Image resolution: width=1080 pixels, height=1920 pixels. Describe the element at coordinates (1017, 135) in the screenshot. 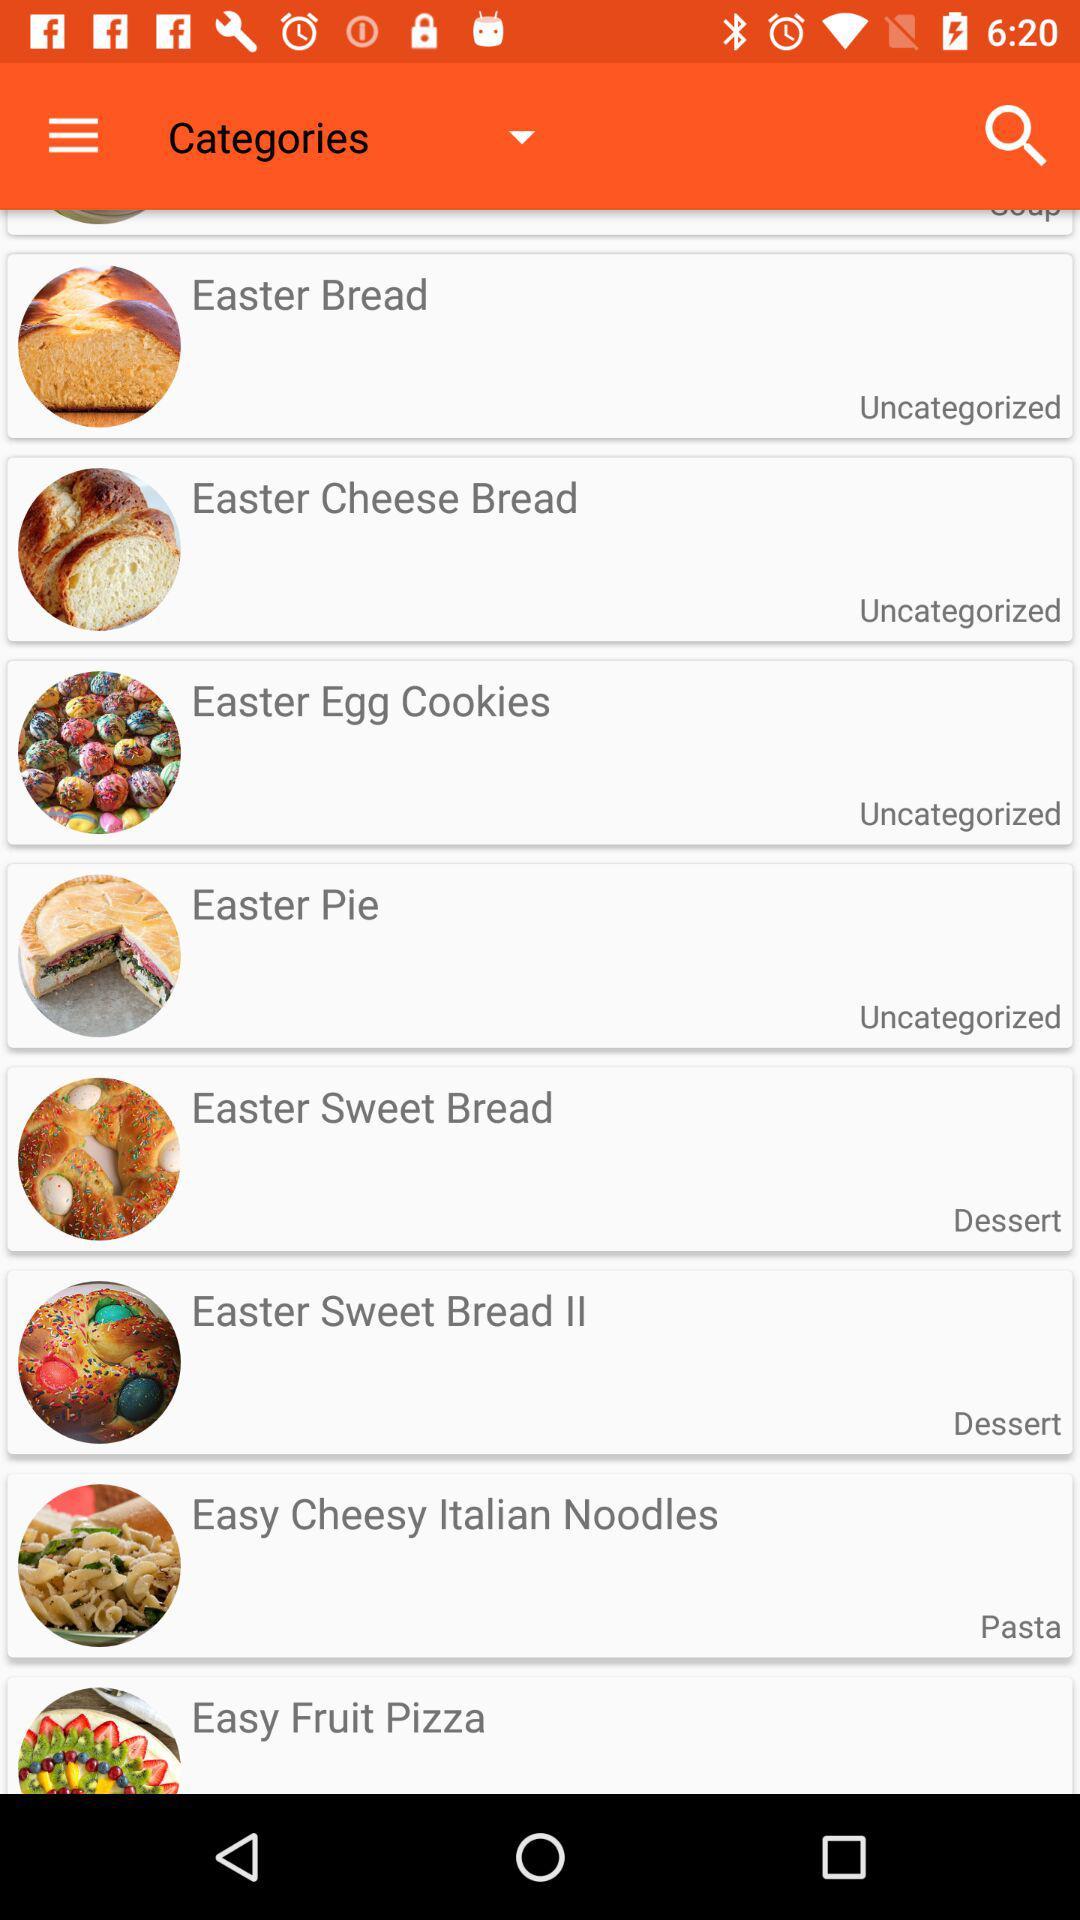

I see `the icon next to categories item` at that location.